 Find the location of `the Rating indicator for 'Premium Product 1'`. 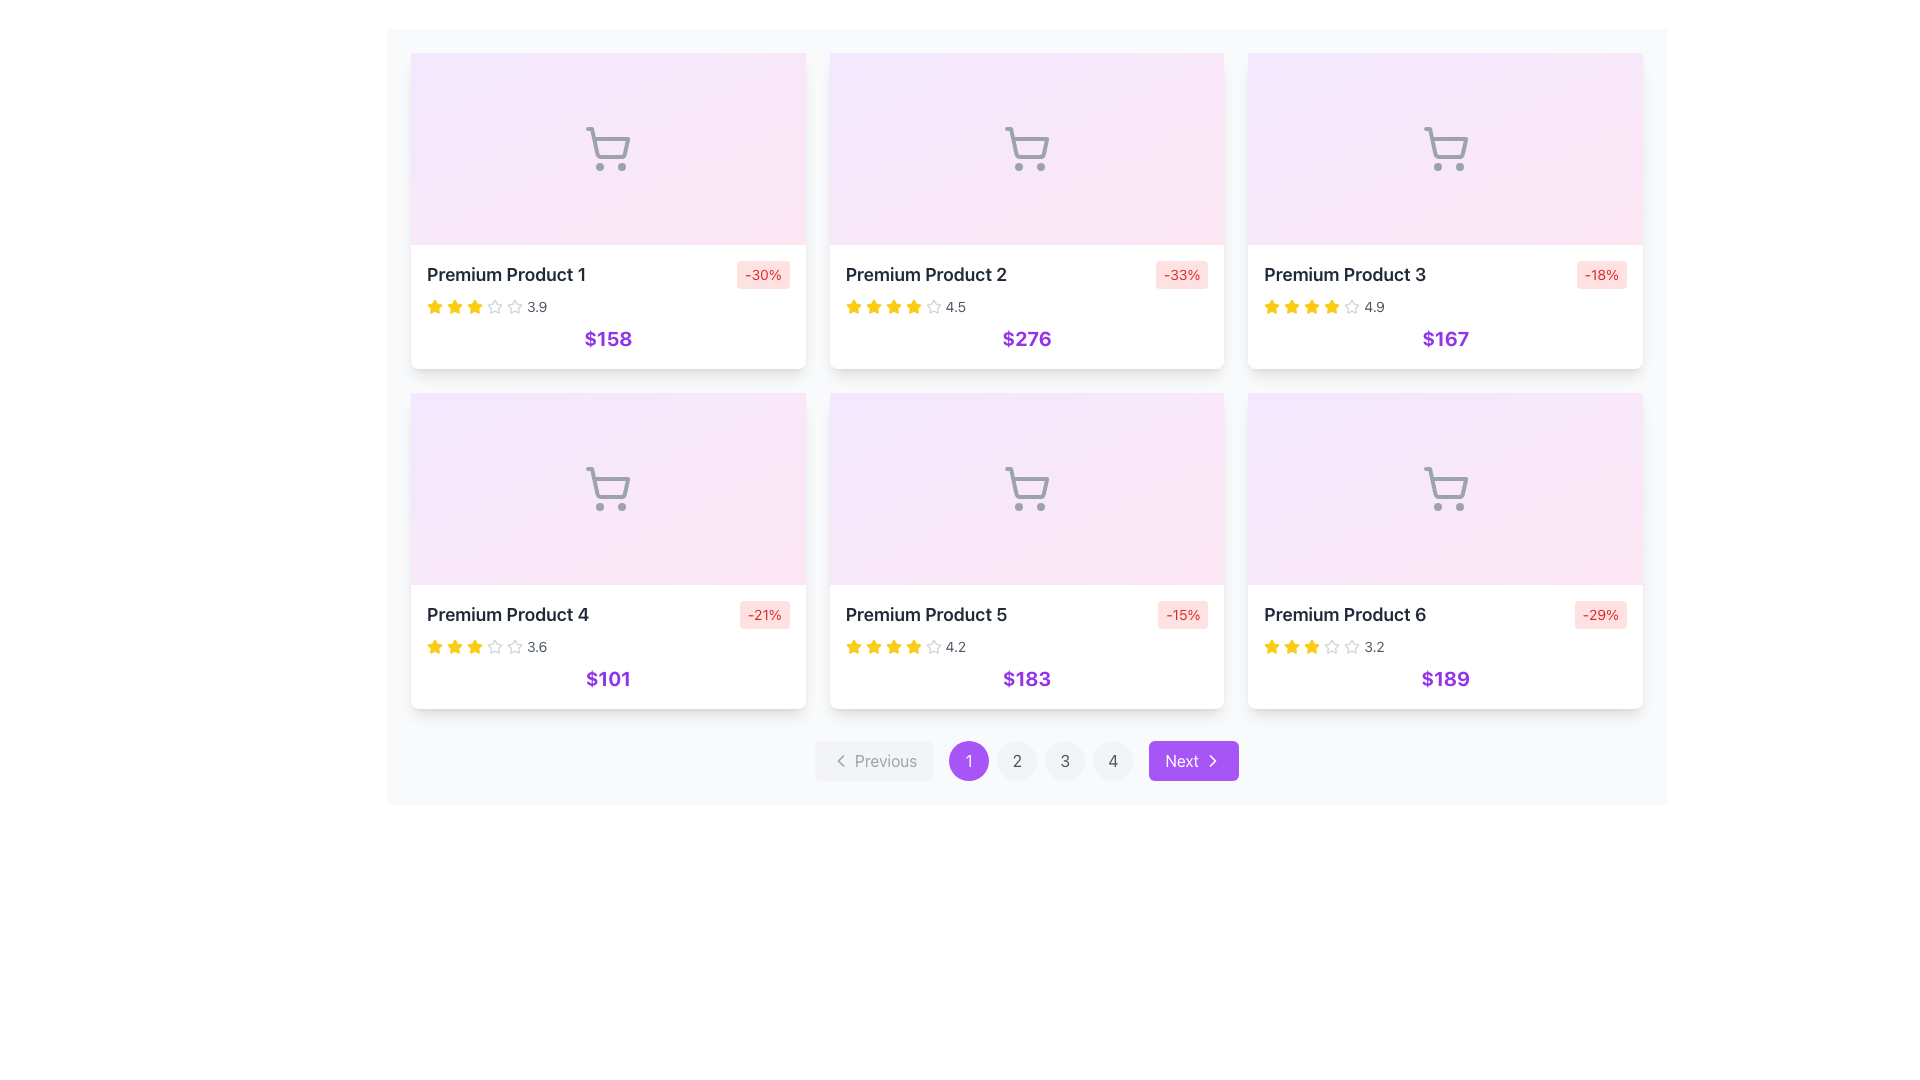

the Rating indicator for 'Premium Product 1' is located at coordinates (607, 307).